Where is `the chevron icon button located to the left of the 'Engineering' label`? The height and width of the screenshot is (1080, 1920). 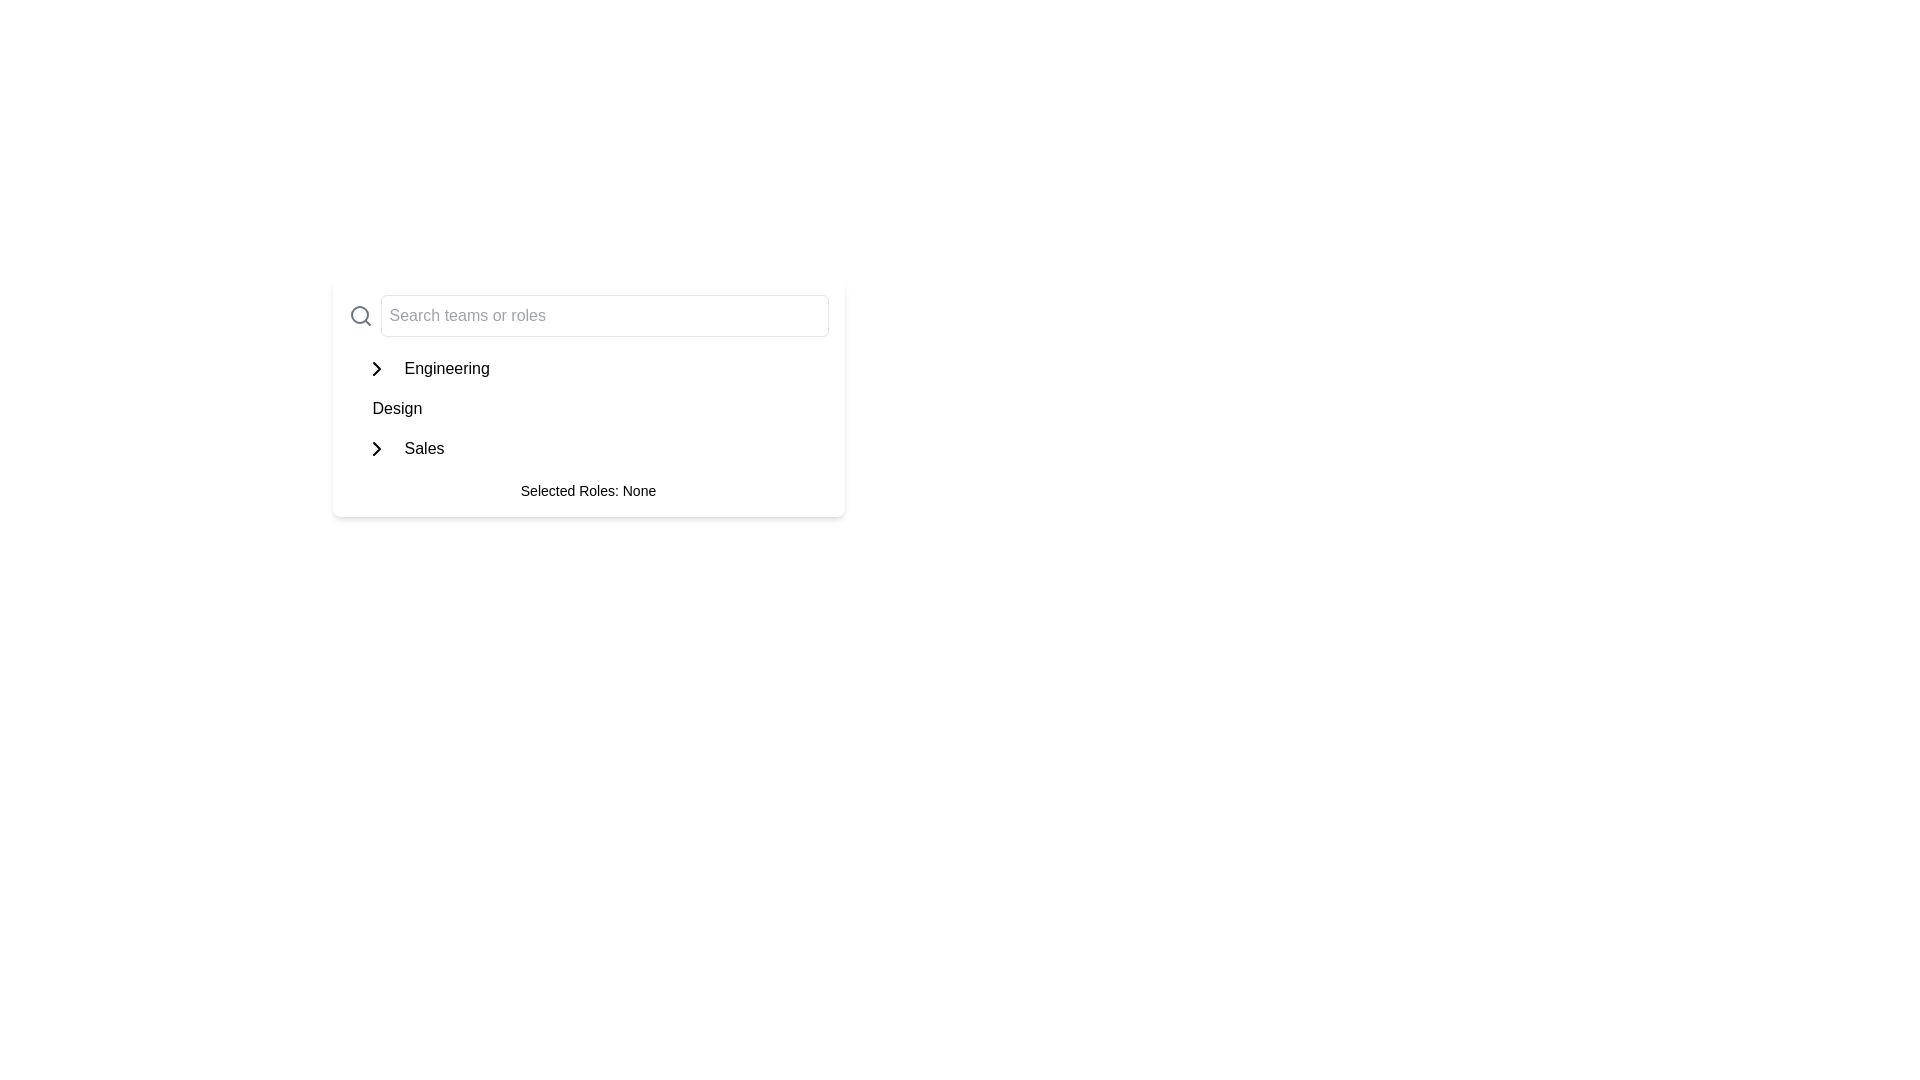
the chevron icon button located to the left of the 'Engineering' label is located at coordinates (376, 369).